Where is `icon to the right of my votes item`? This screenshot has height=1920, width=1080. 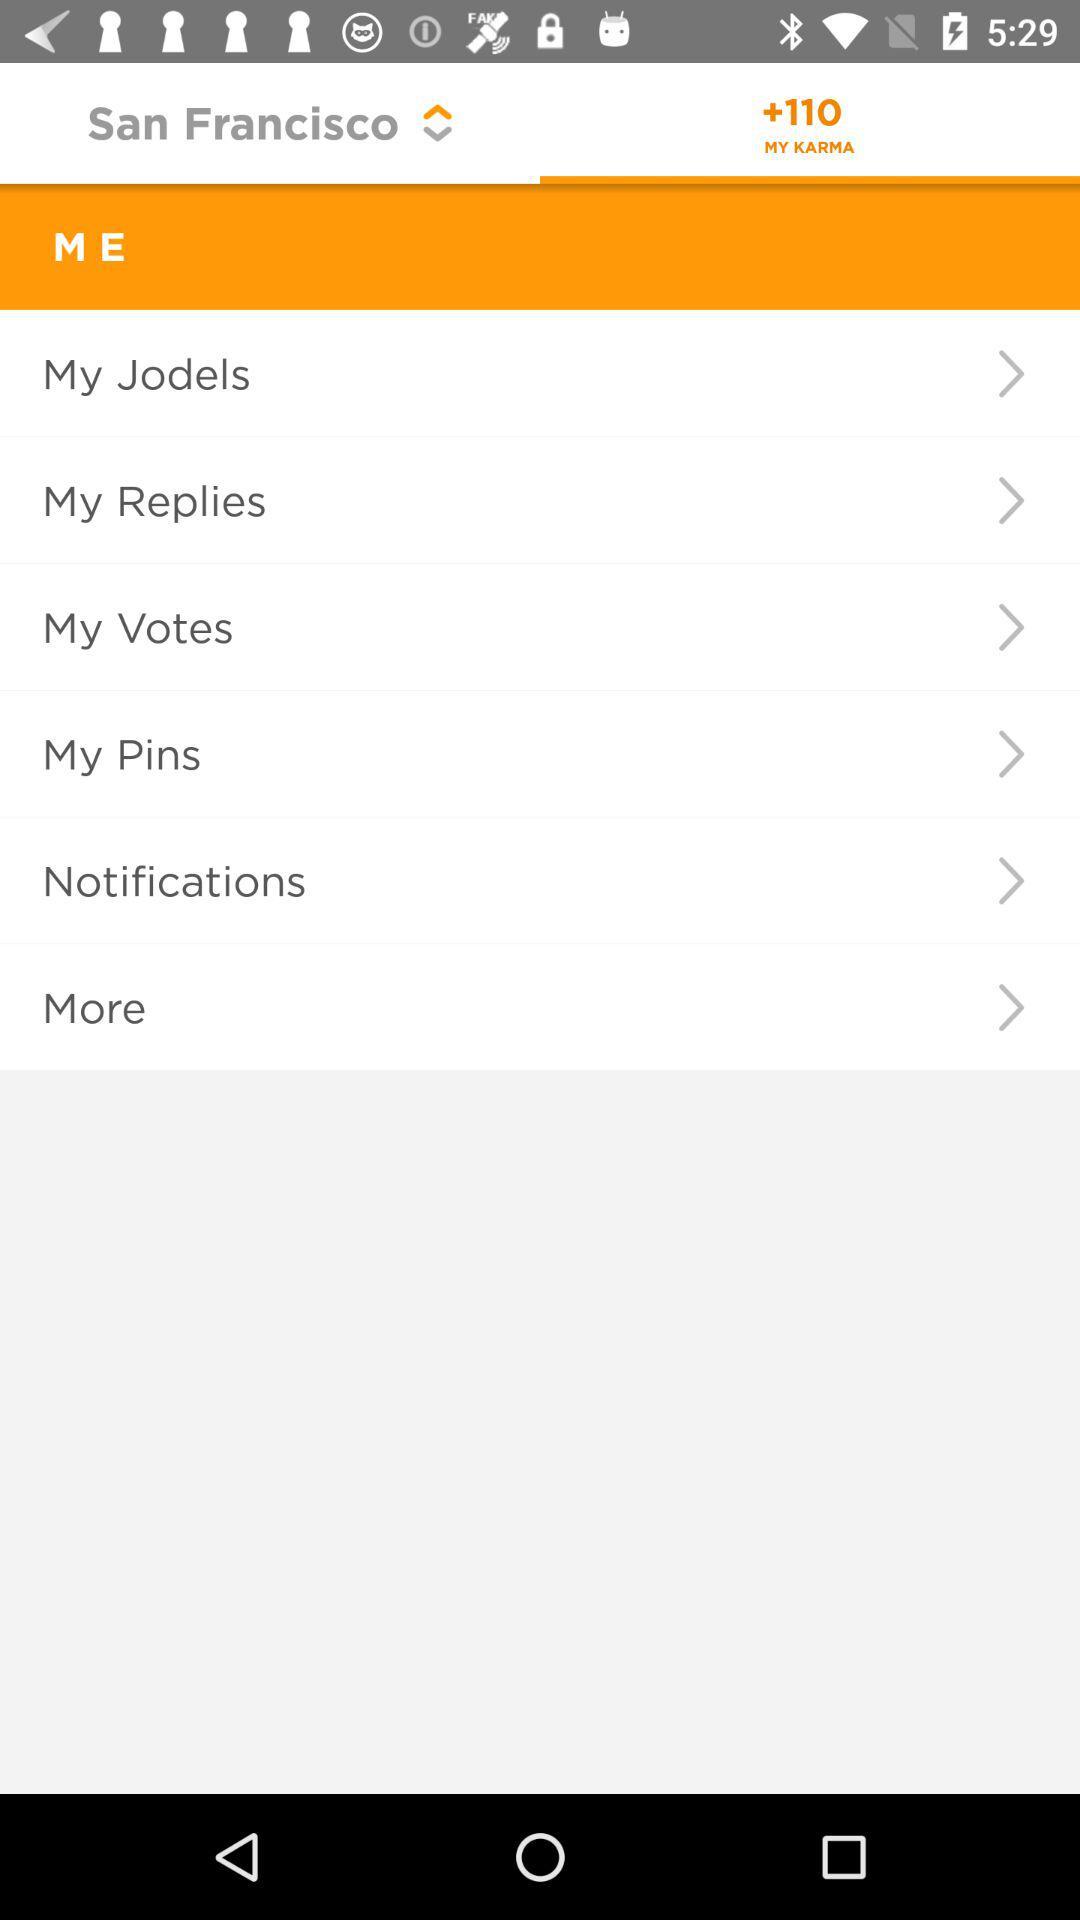
icon to the right of my votes item is located at coordinates (1011, 626).